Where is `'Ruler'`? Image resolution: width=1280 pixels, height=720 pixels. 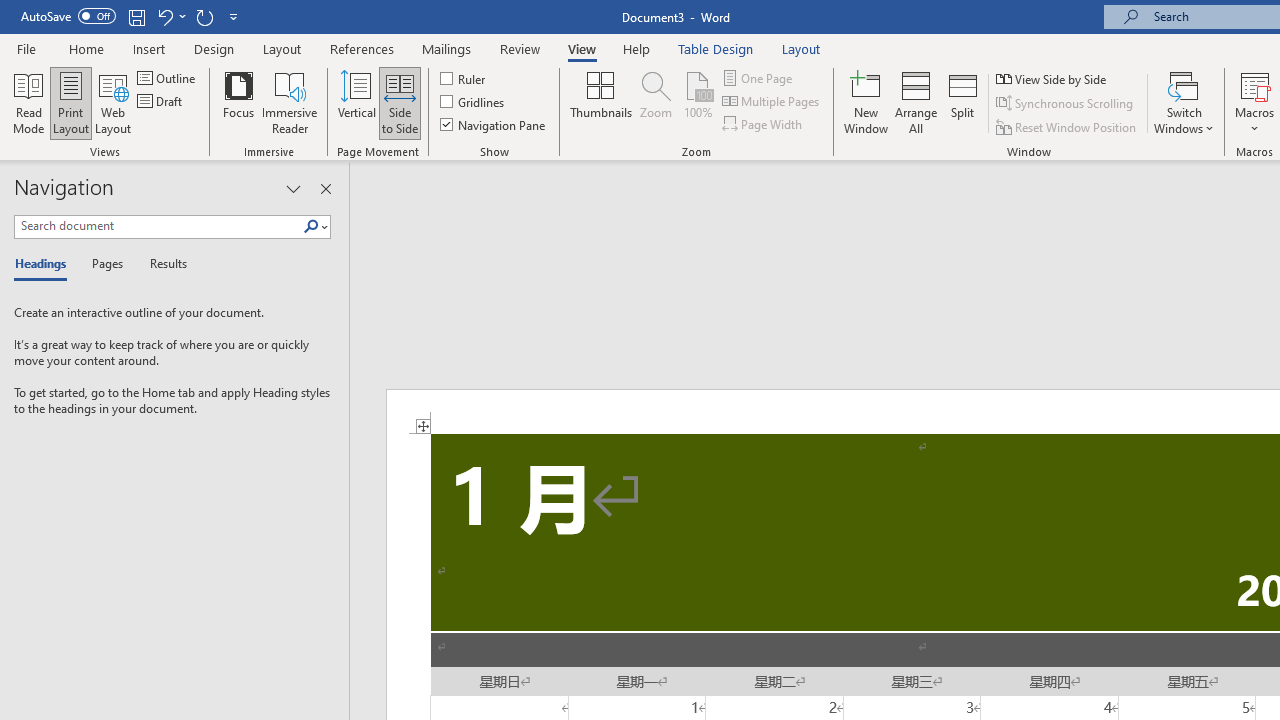
'Ruler' is located at coordinates (463, 77).